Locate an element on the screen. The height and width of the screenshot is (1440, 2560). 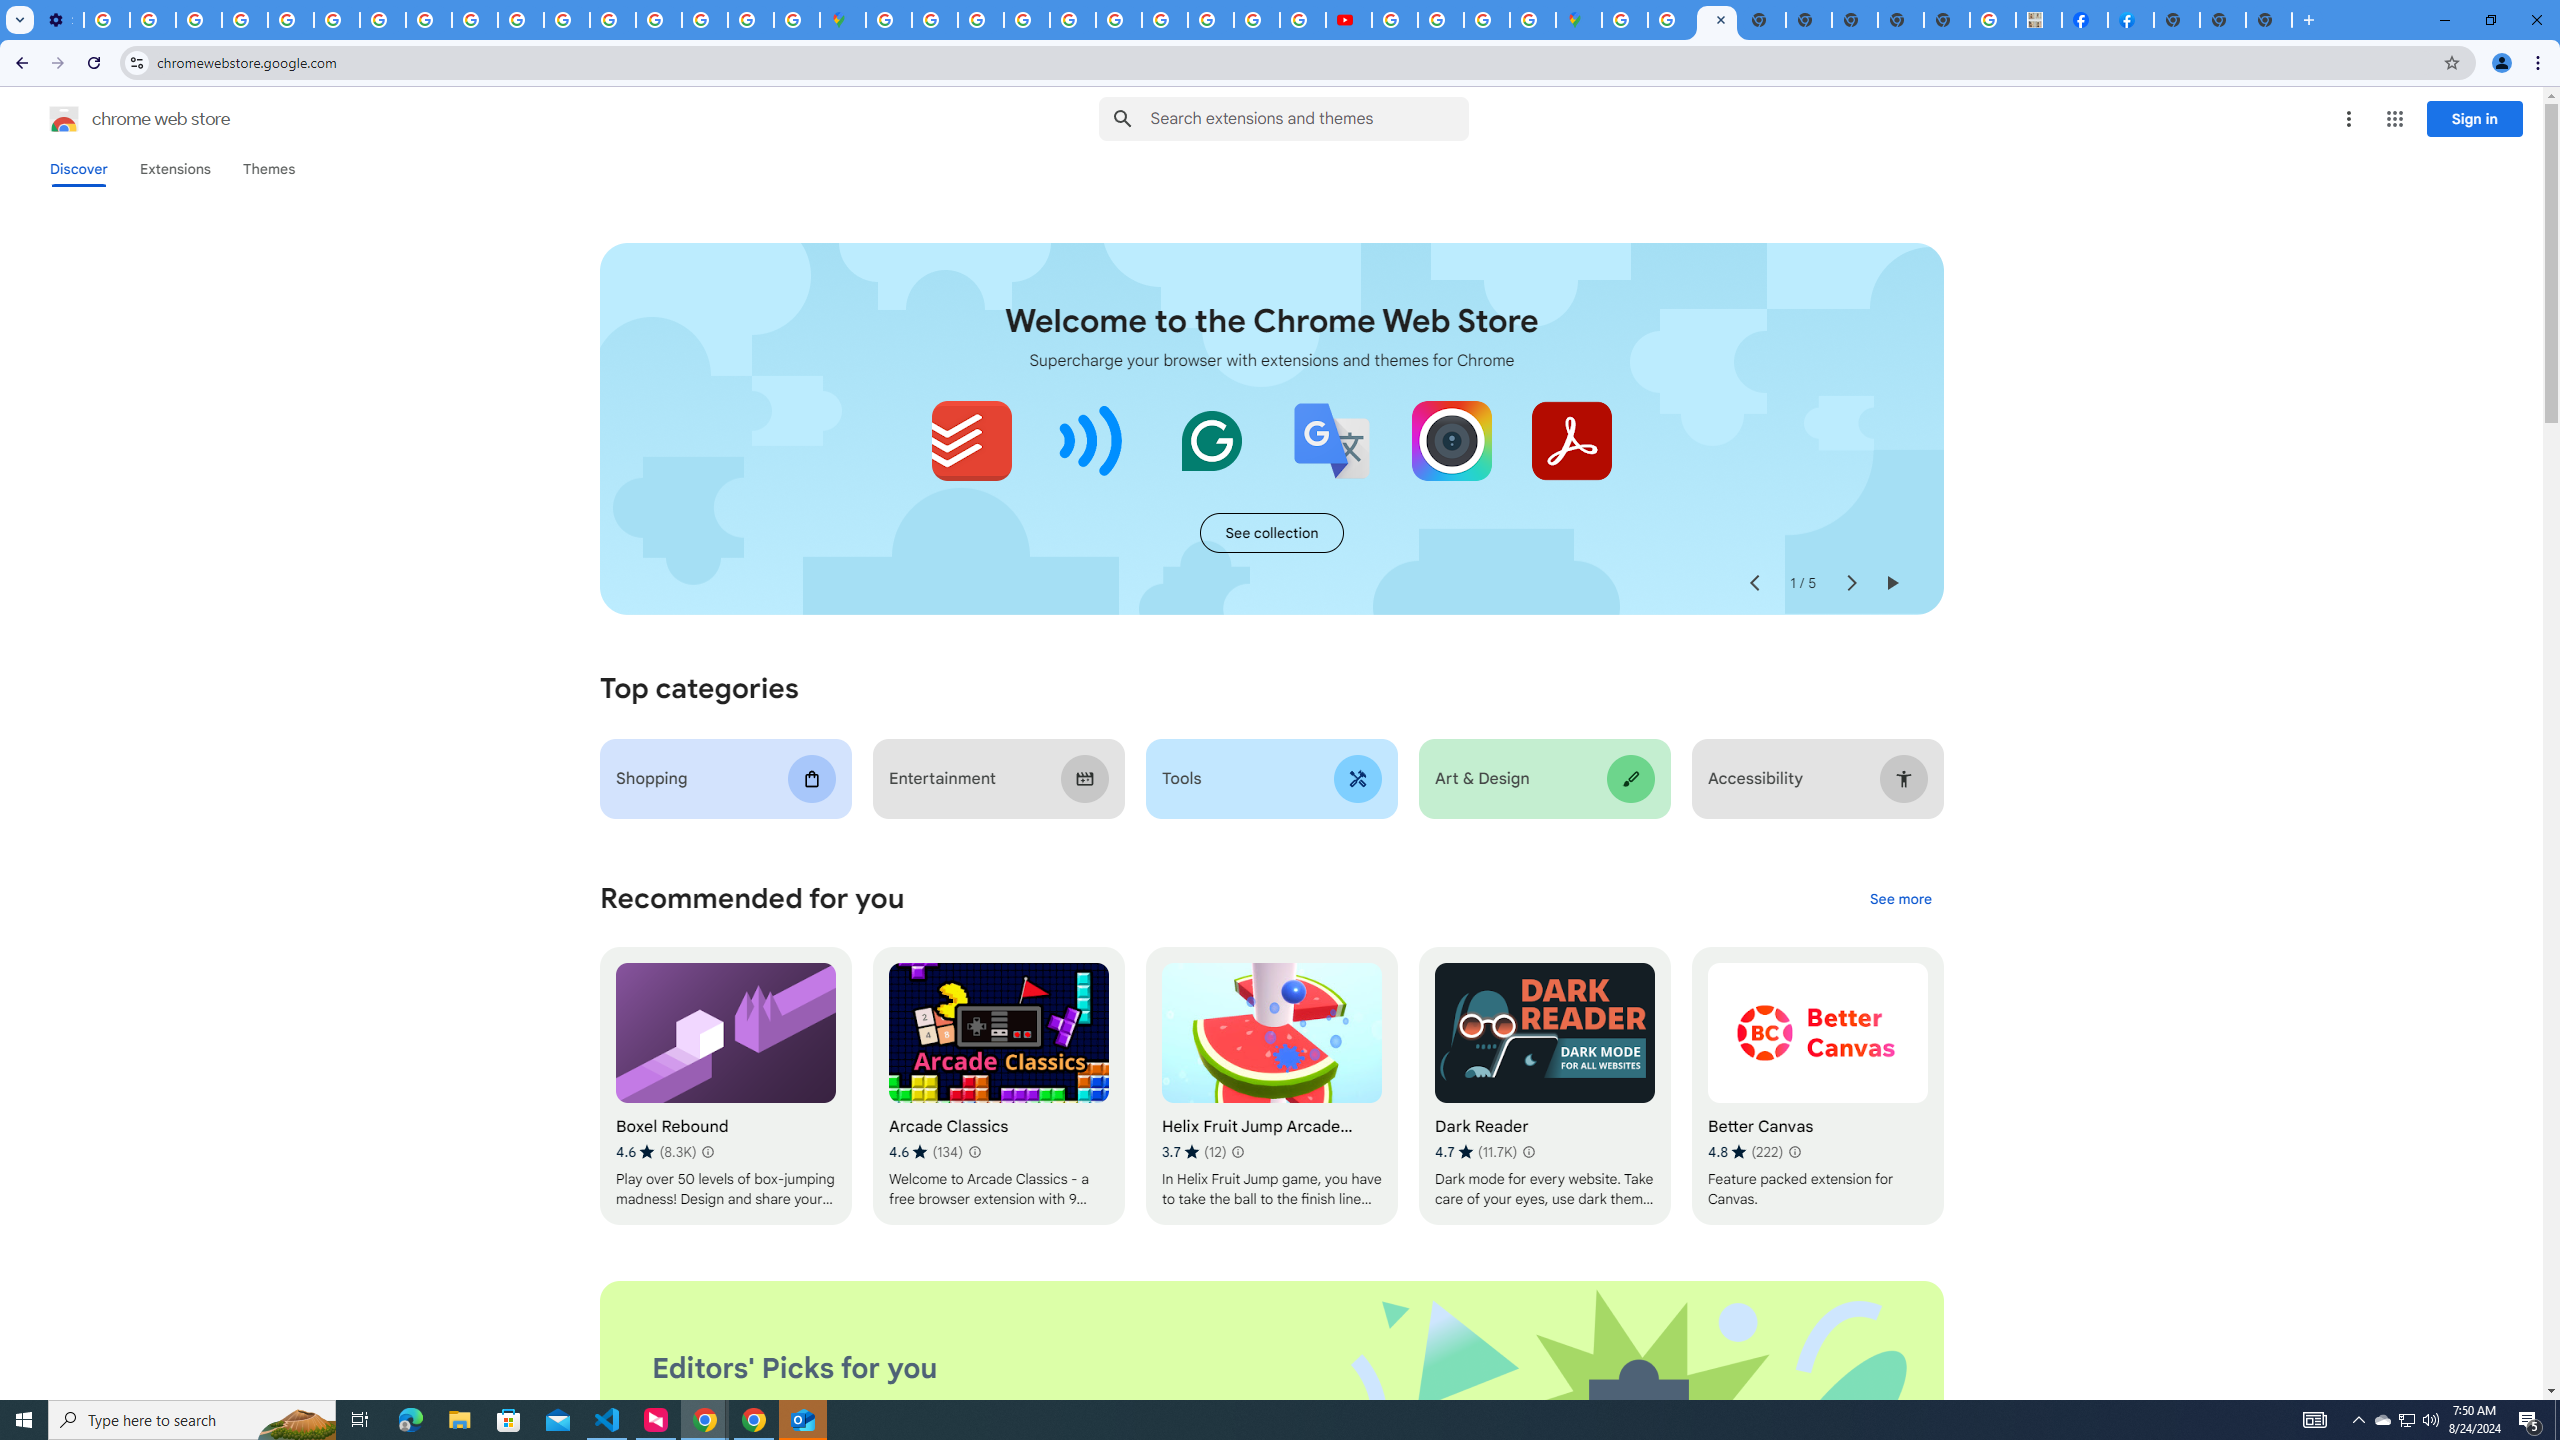
'Average rating 4.6 out of 5 stars. 8.3K ratings.' is located at coordinates (655, 1152).